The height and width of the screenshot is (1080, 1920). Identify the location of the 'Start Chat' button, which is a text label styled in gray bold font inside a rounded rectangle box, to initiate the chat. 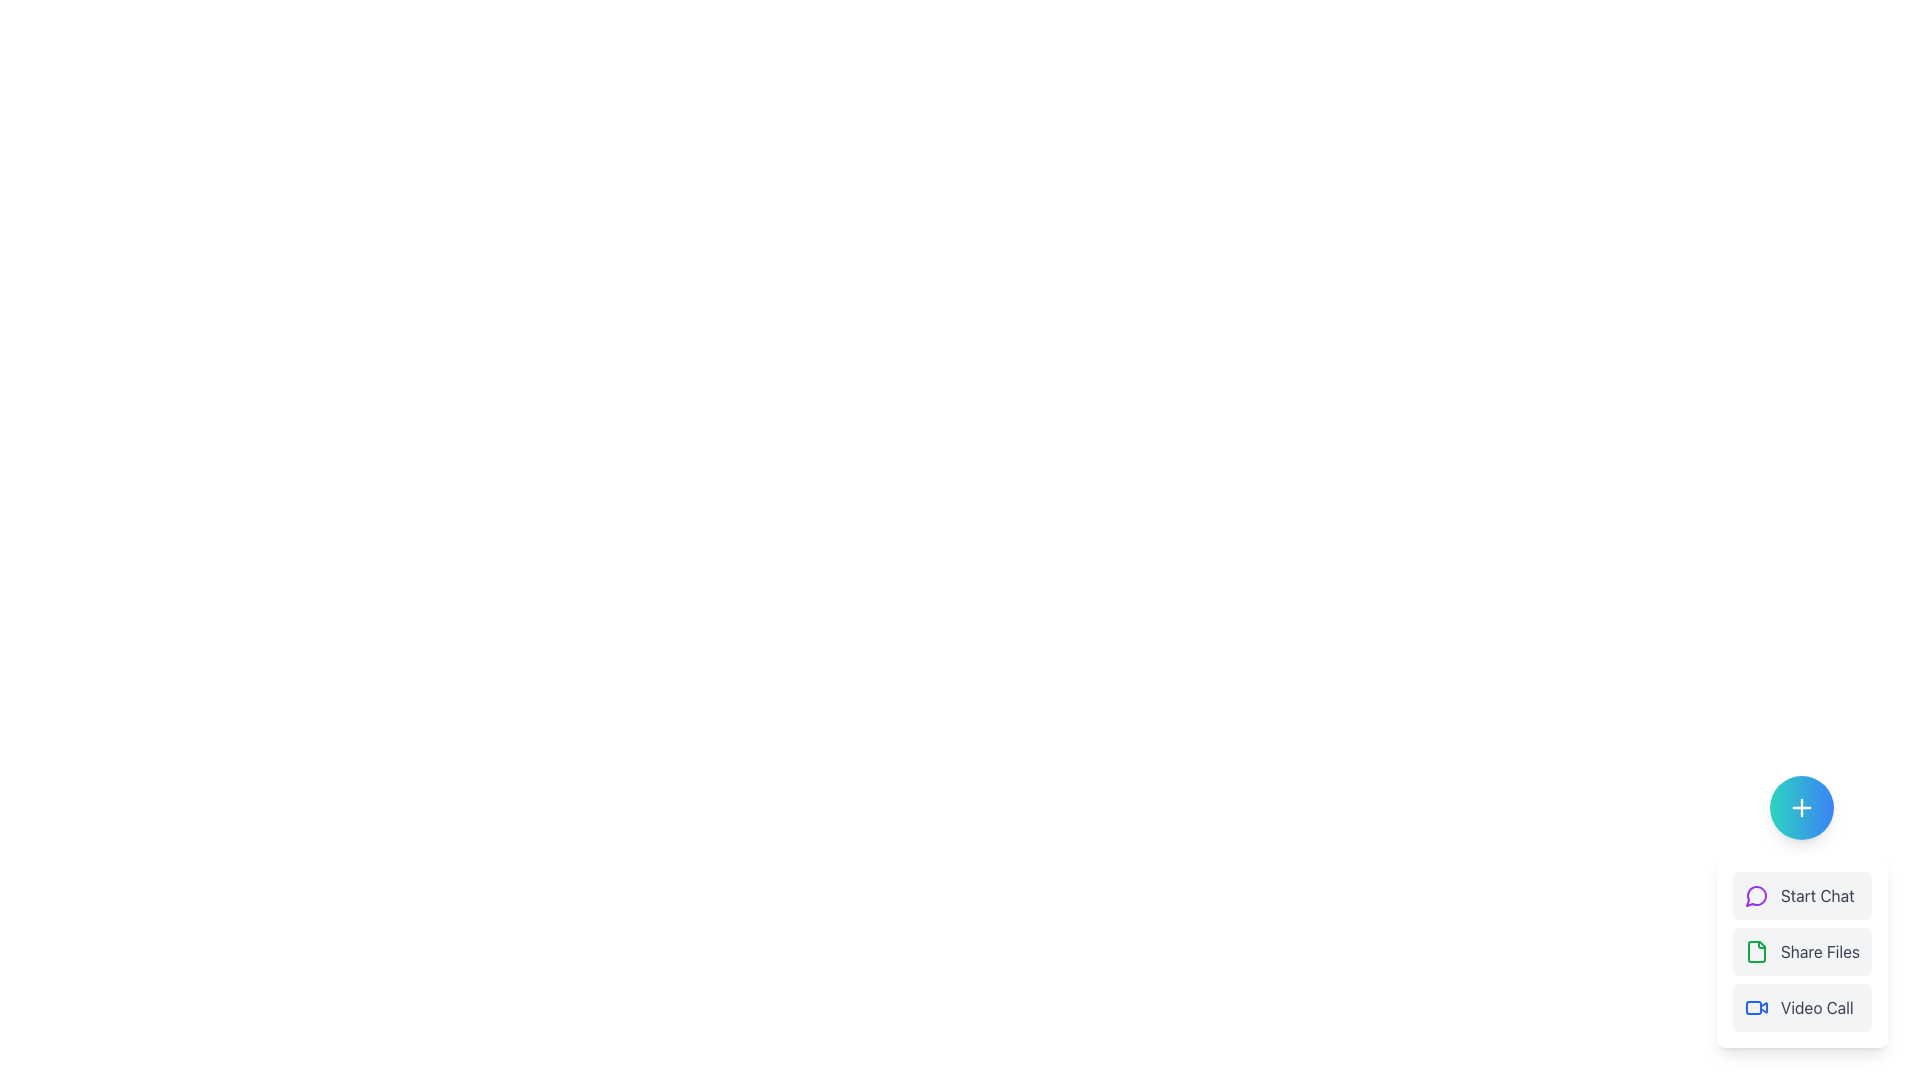
(1817, 894).